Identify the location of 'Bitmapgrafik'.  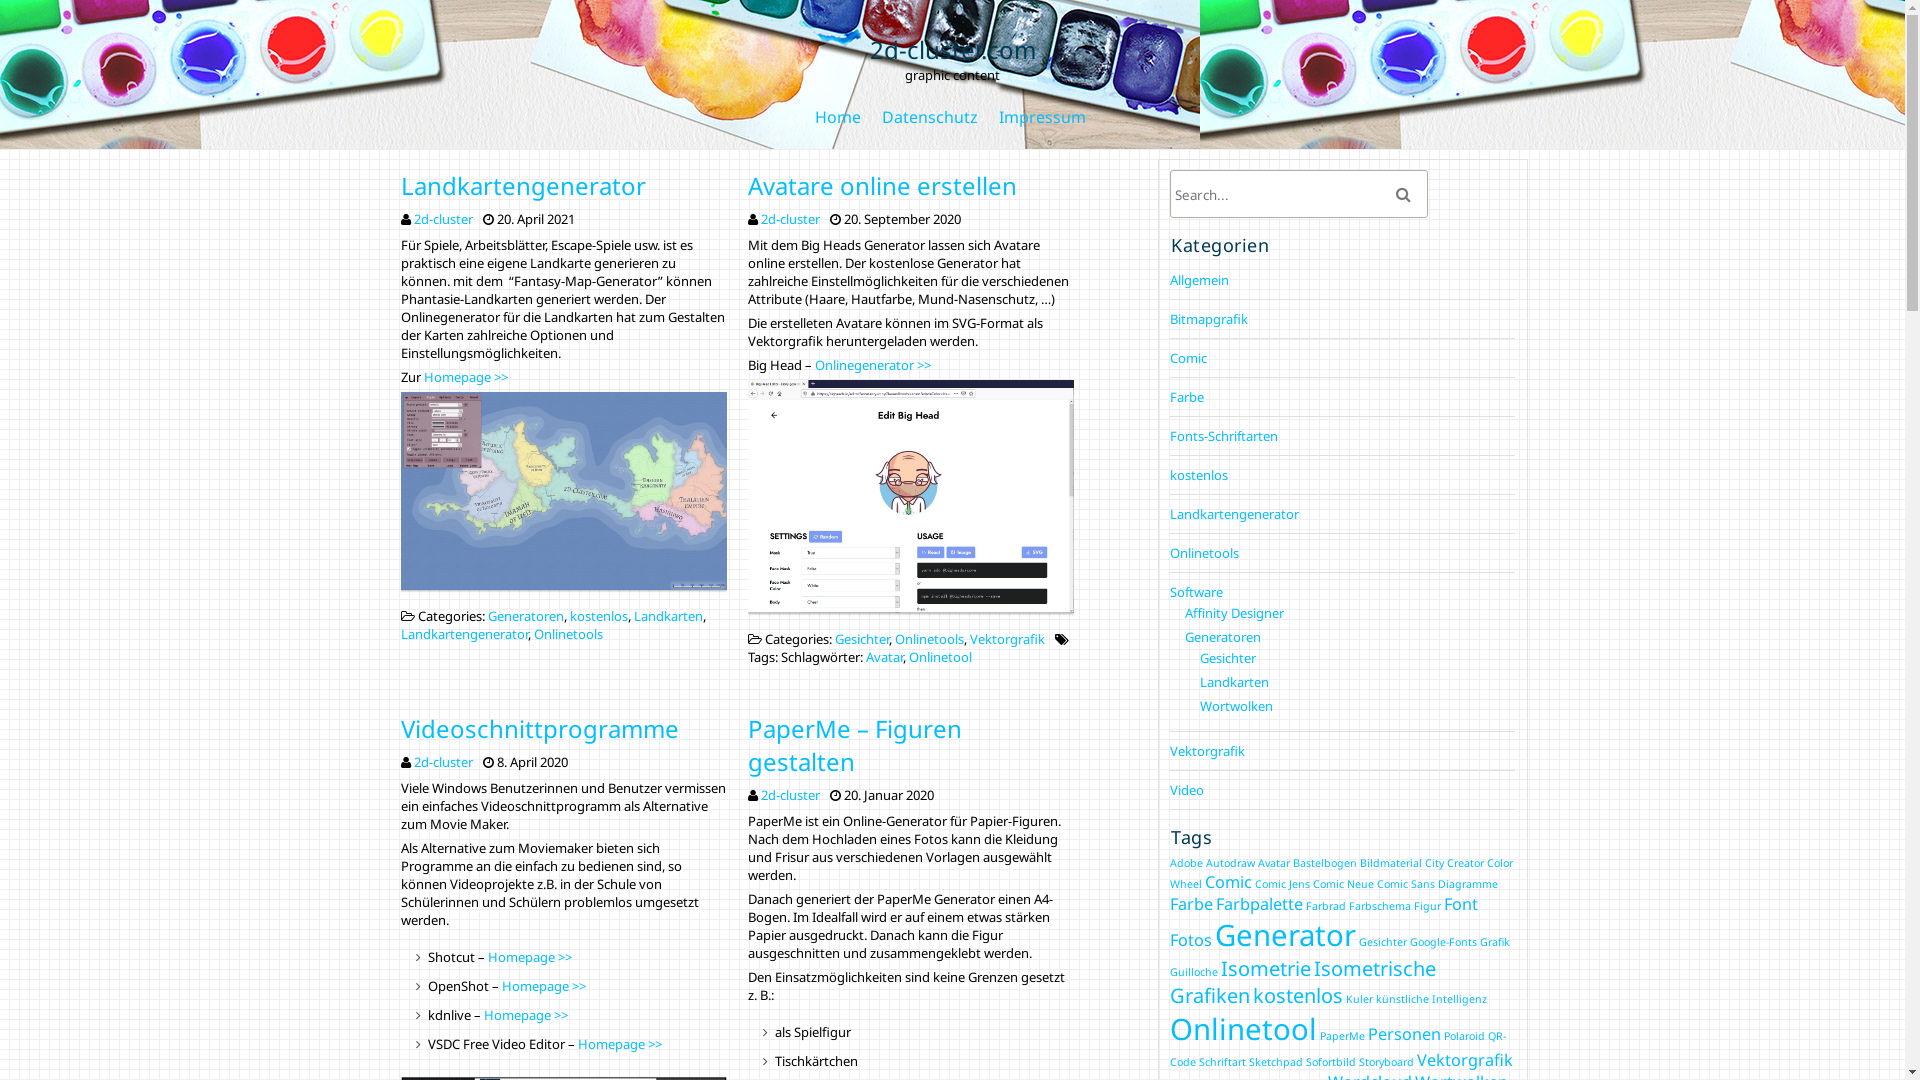
(1208, 318).